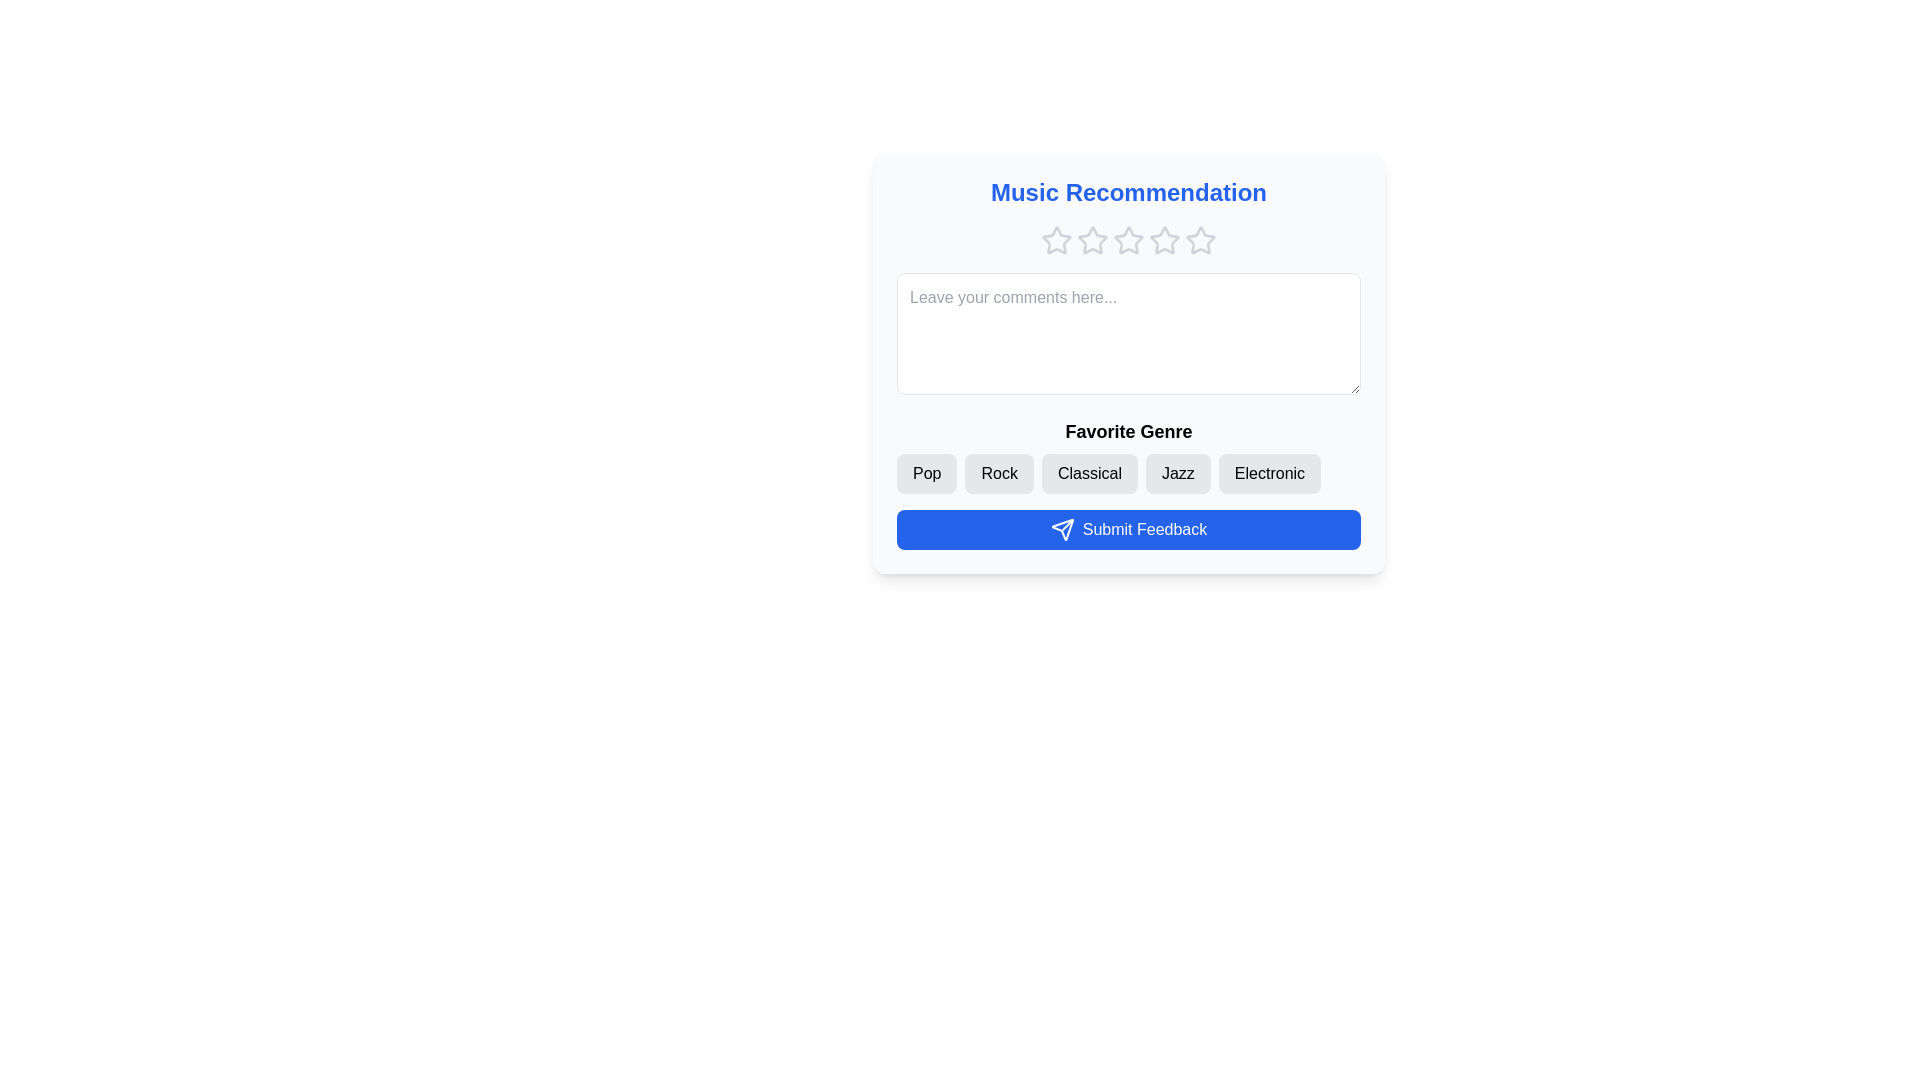 The width and height of the screenshot is (1920, 1080). Describe the element at coordinates (1092, 239) in the screenshot. I see `the second star icon for rating, which is a hollow star with a light gray outline` at that location.